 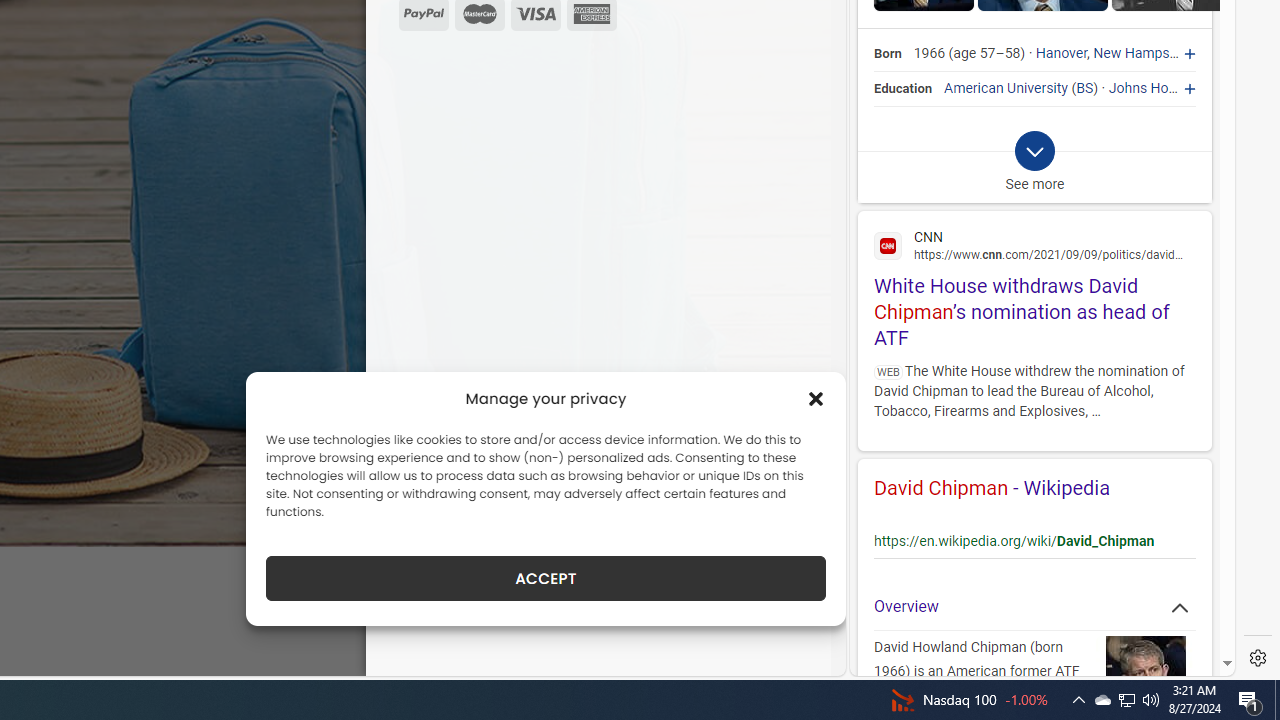 I want to click on 'BS', so click(x=1084, y=87).